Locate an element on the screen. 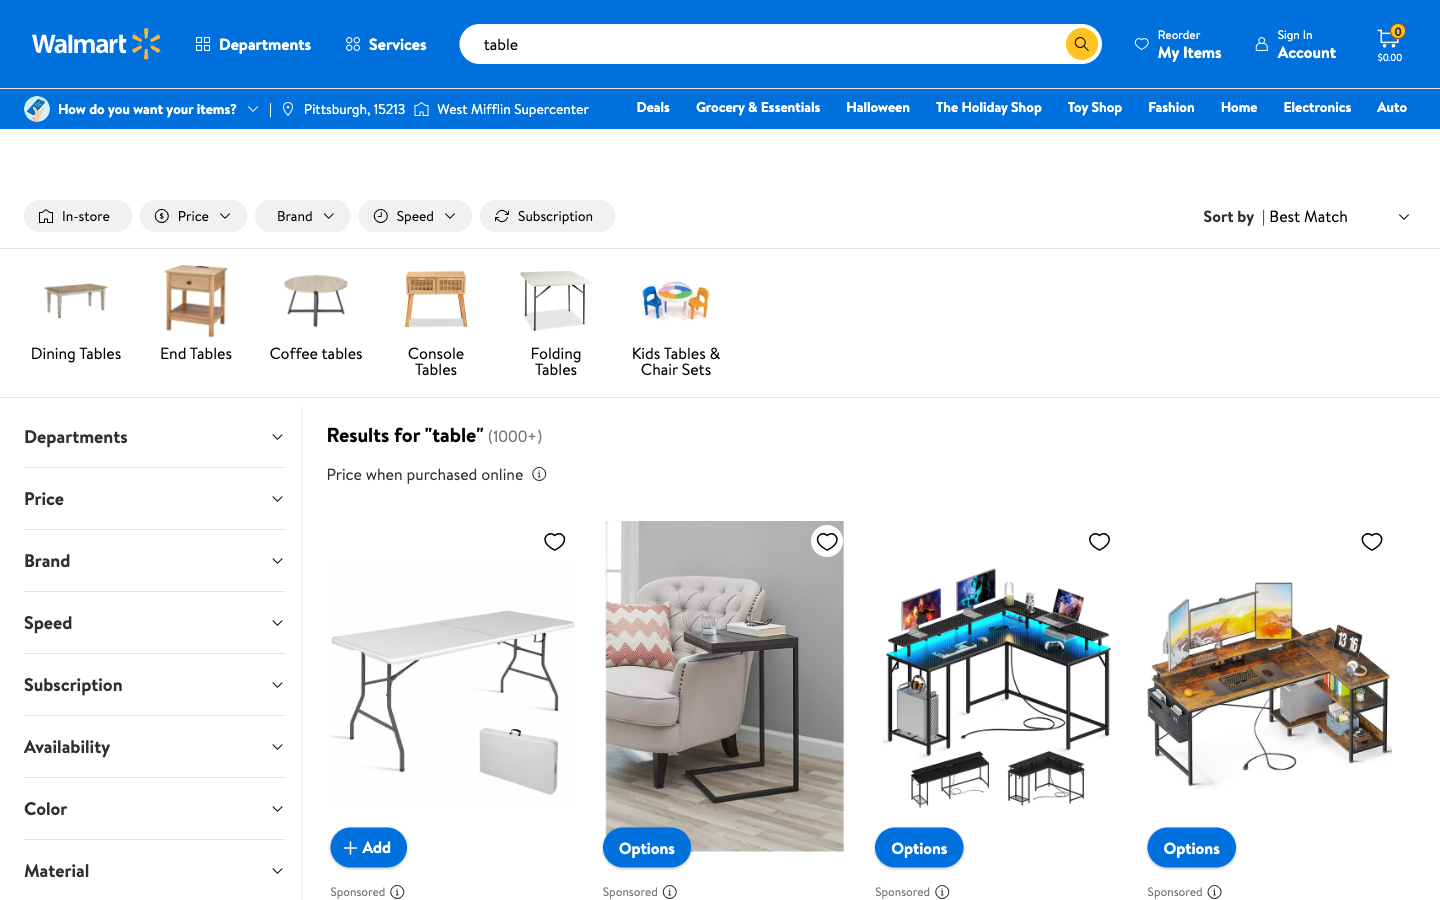 Image resolution: width=1440 pixels, height=900 pixels. Add three tables to your shopping list is located at coordinates (367, 846).